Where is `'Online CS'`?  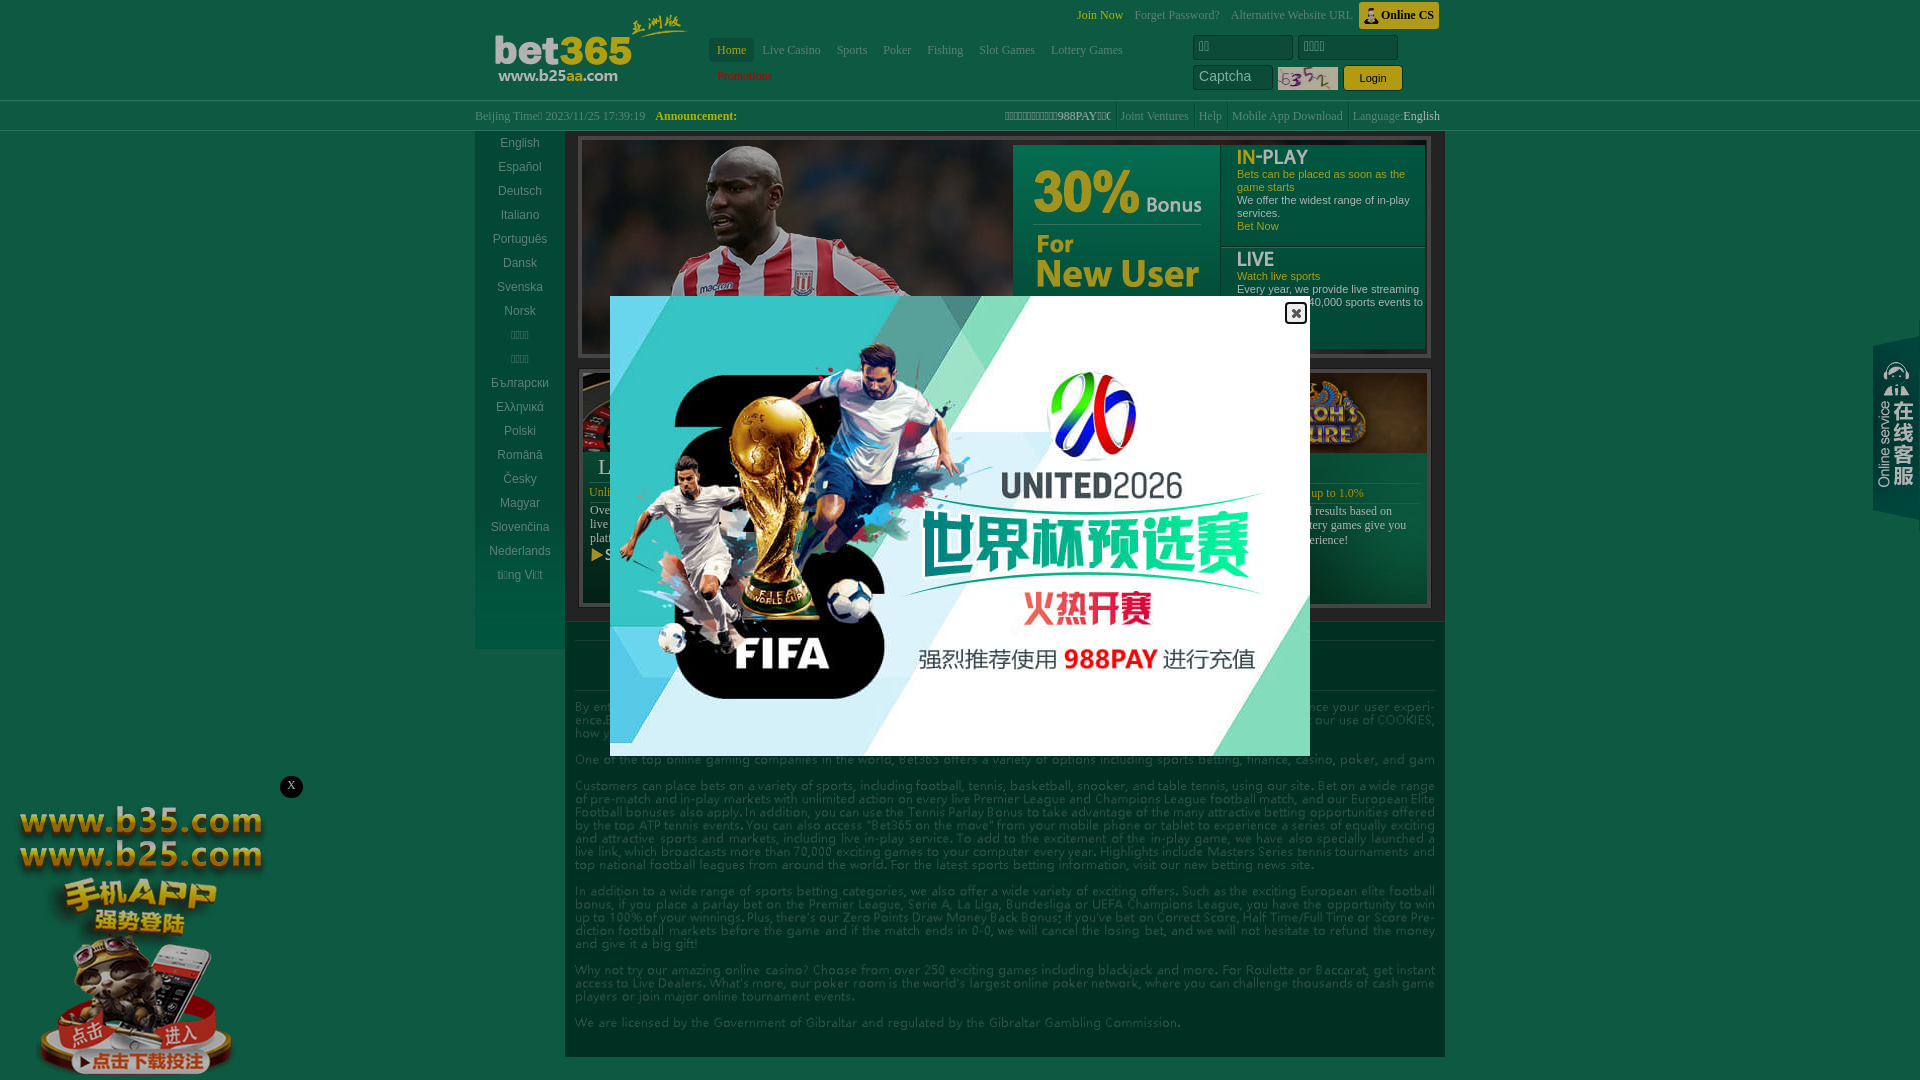 'Online CS' is located at coordinates (1397, 15).